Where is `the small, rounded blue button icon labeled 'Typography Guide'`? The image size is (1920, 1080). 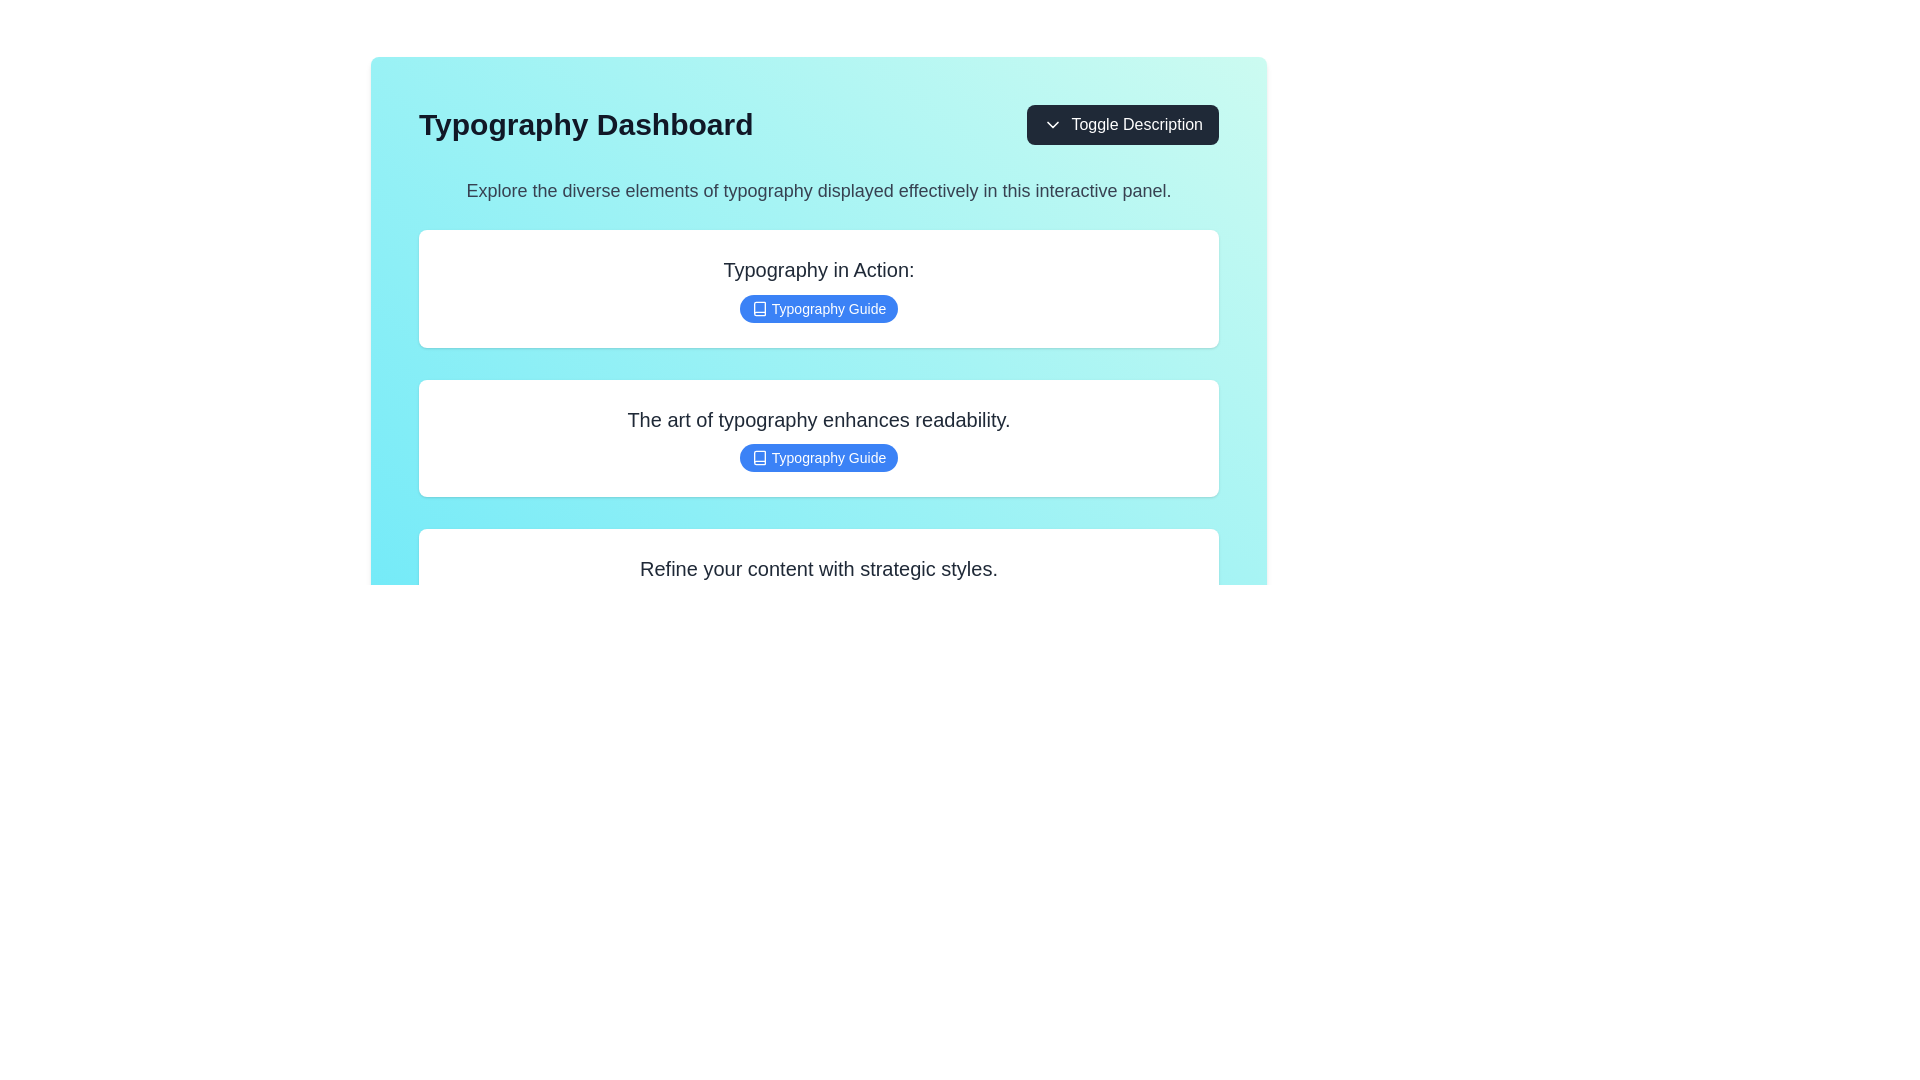
the small, rounded blue button icon labeled 'Typography Guide' is located at coordinates (758, 308).